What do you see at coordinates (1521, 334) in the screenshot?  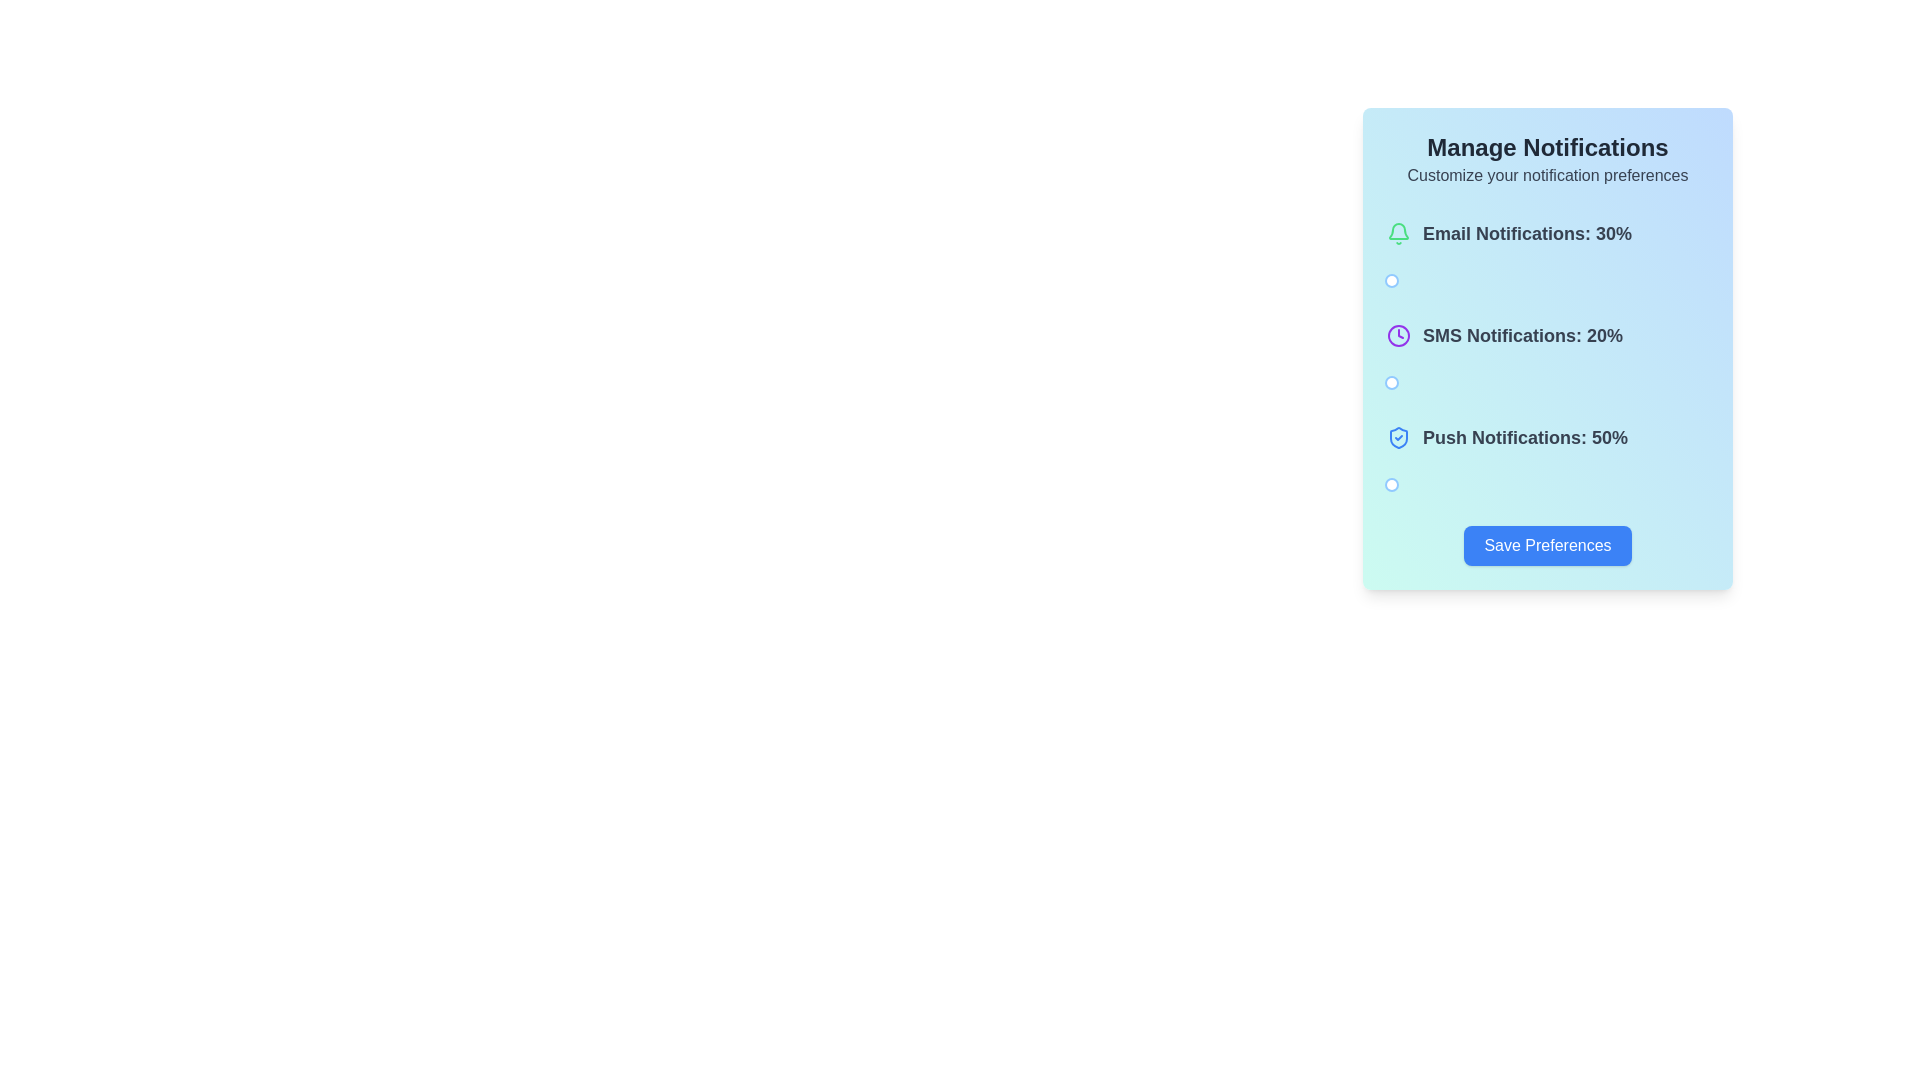 I see `the text label reading 'SMS Notifications: 20%' which is styled with a bold font weight and dark-gray color, located in the second row of notification options within a card layout` at bounding box center [1521, 334].